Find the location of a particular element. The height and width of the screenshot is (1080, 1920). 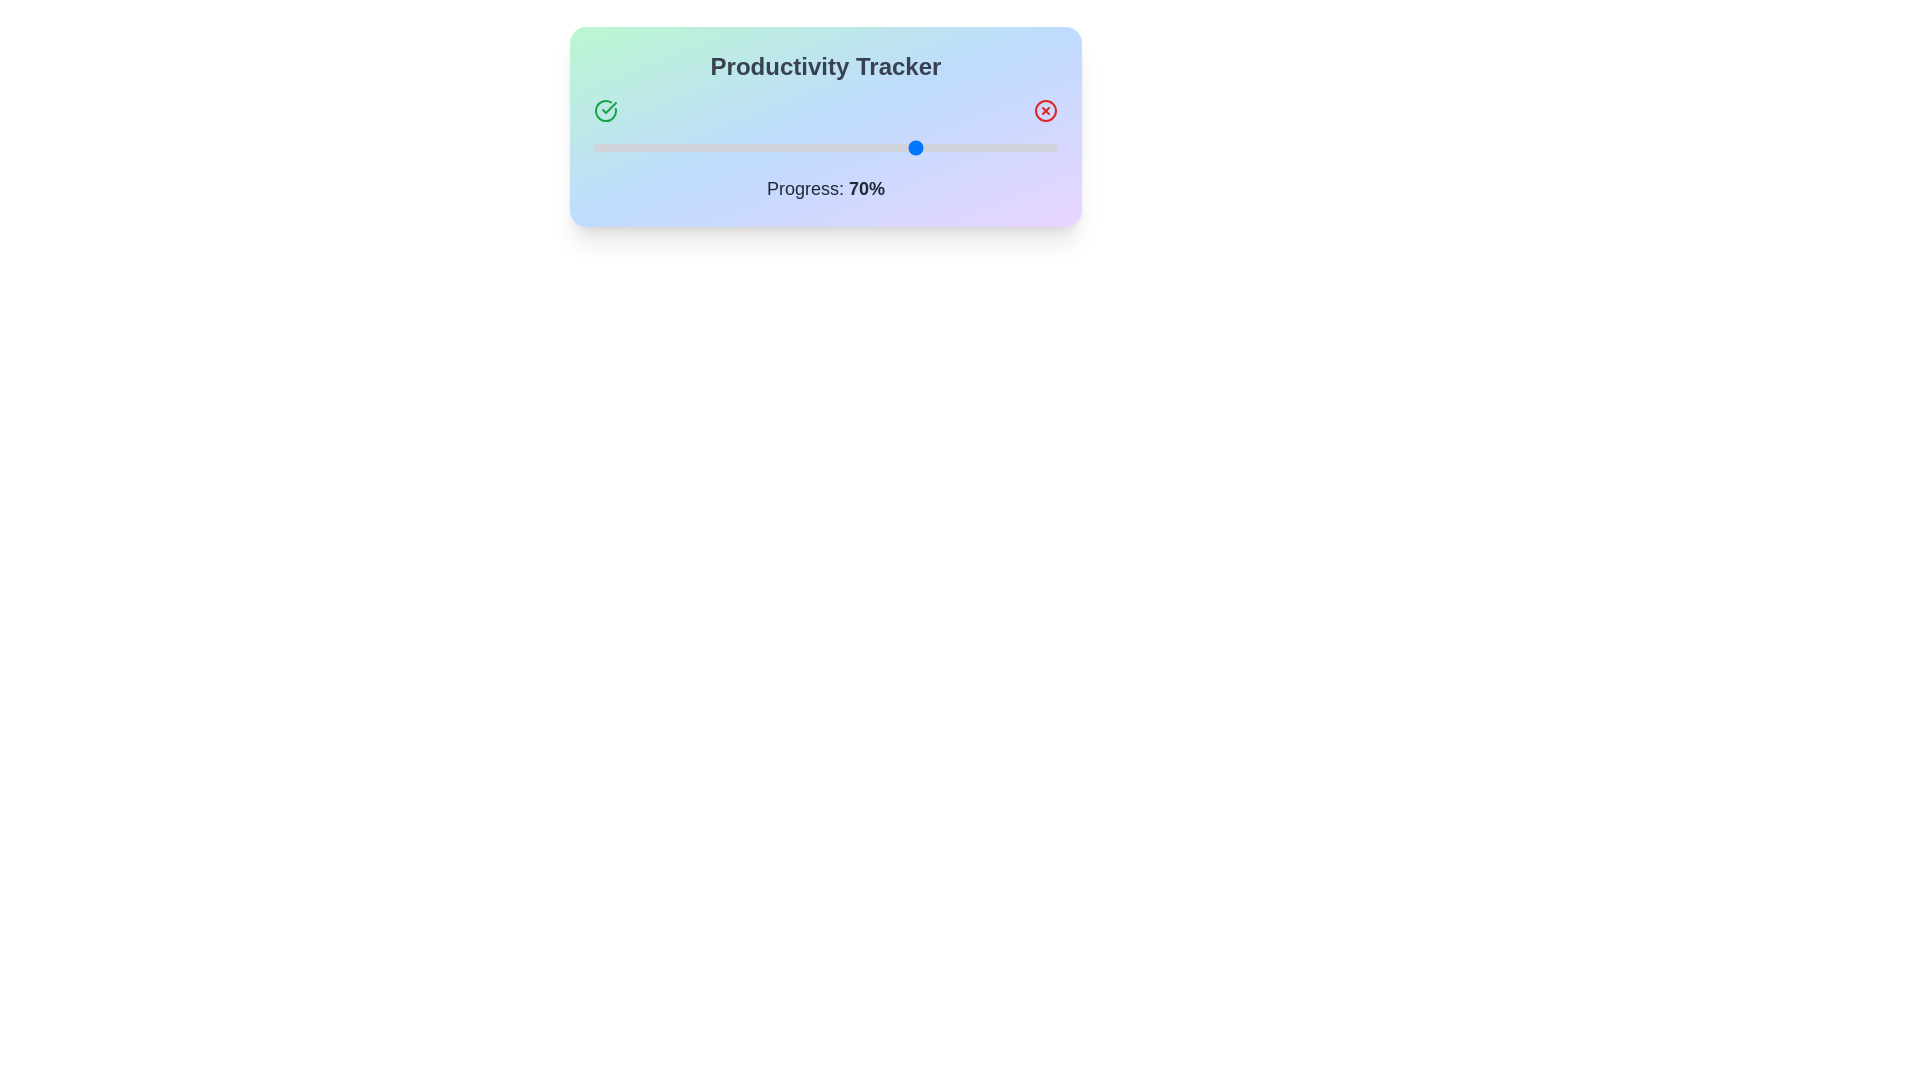

the progress value is located at coordinates (812, 146).